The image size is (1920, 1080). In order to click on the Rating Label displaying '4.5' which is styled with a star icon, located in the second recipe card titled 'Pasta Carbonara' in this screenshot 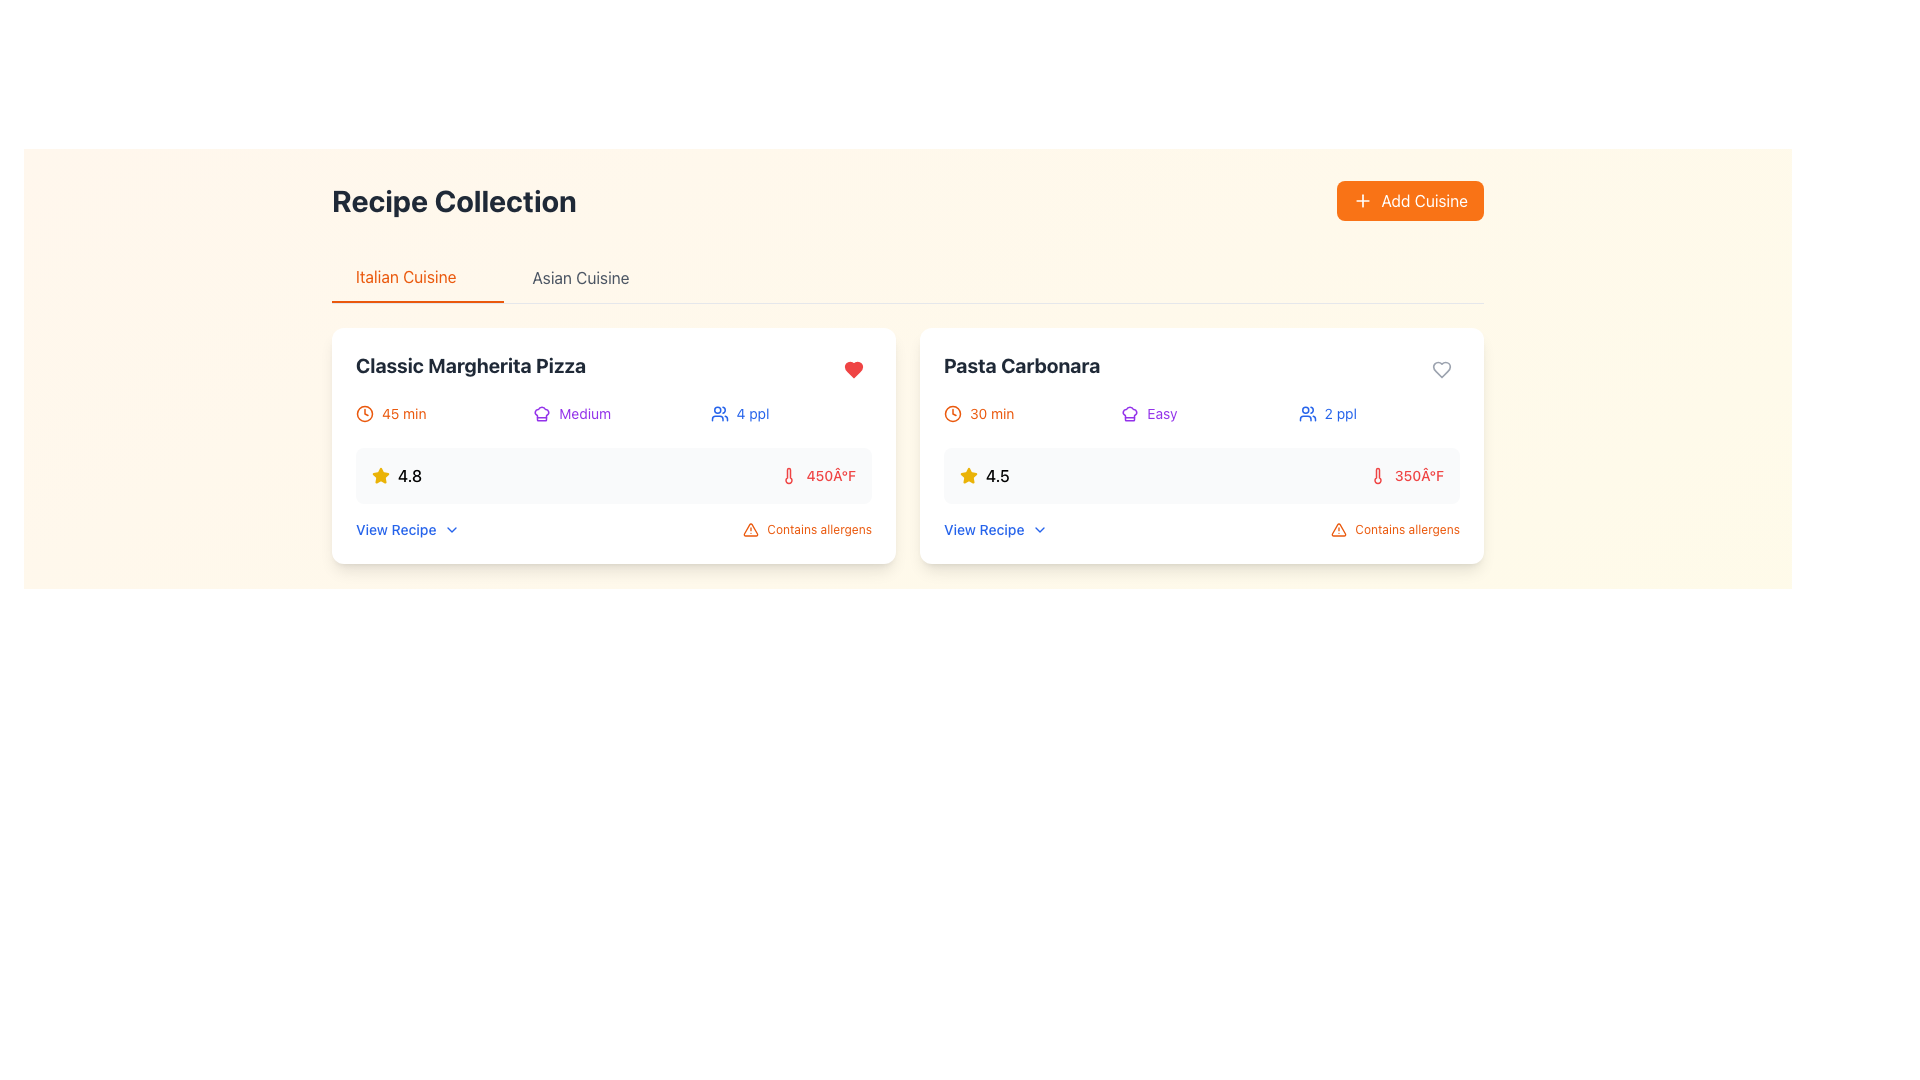, I will do `click(984, 475)`.